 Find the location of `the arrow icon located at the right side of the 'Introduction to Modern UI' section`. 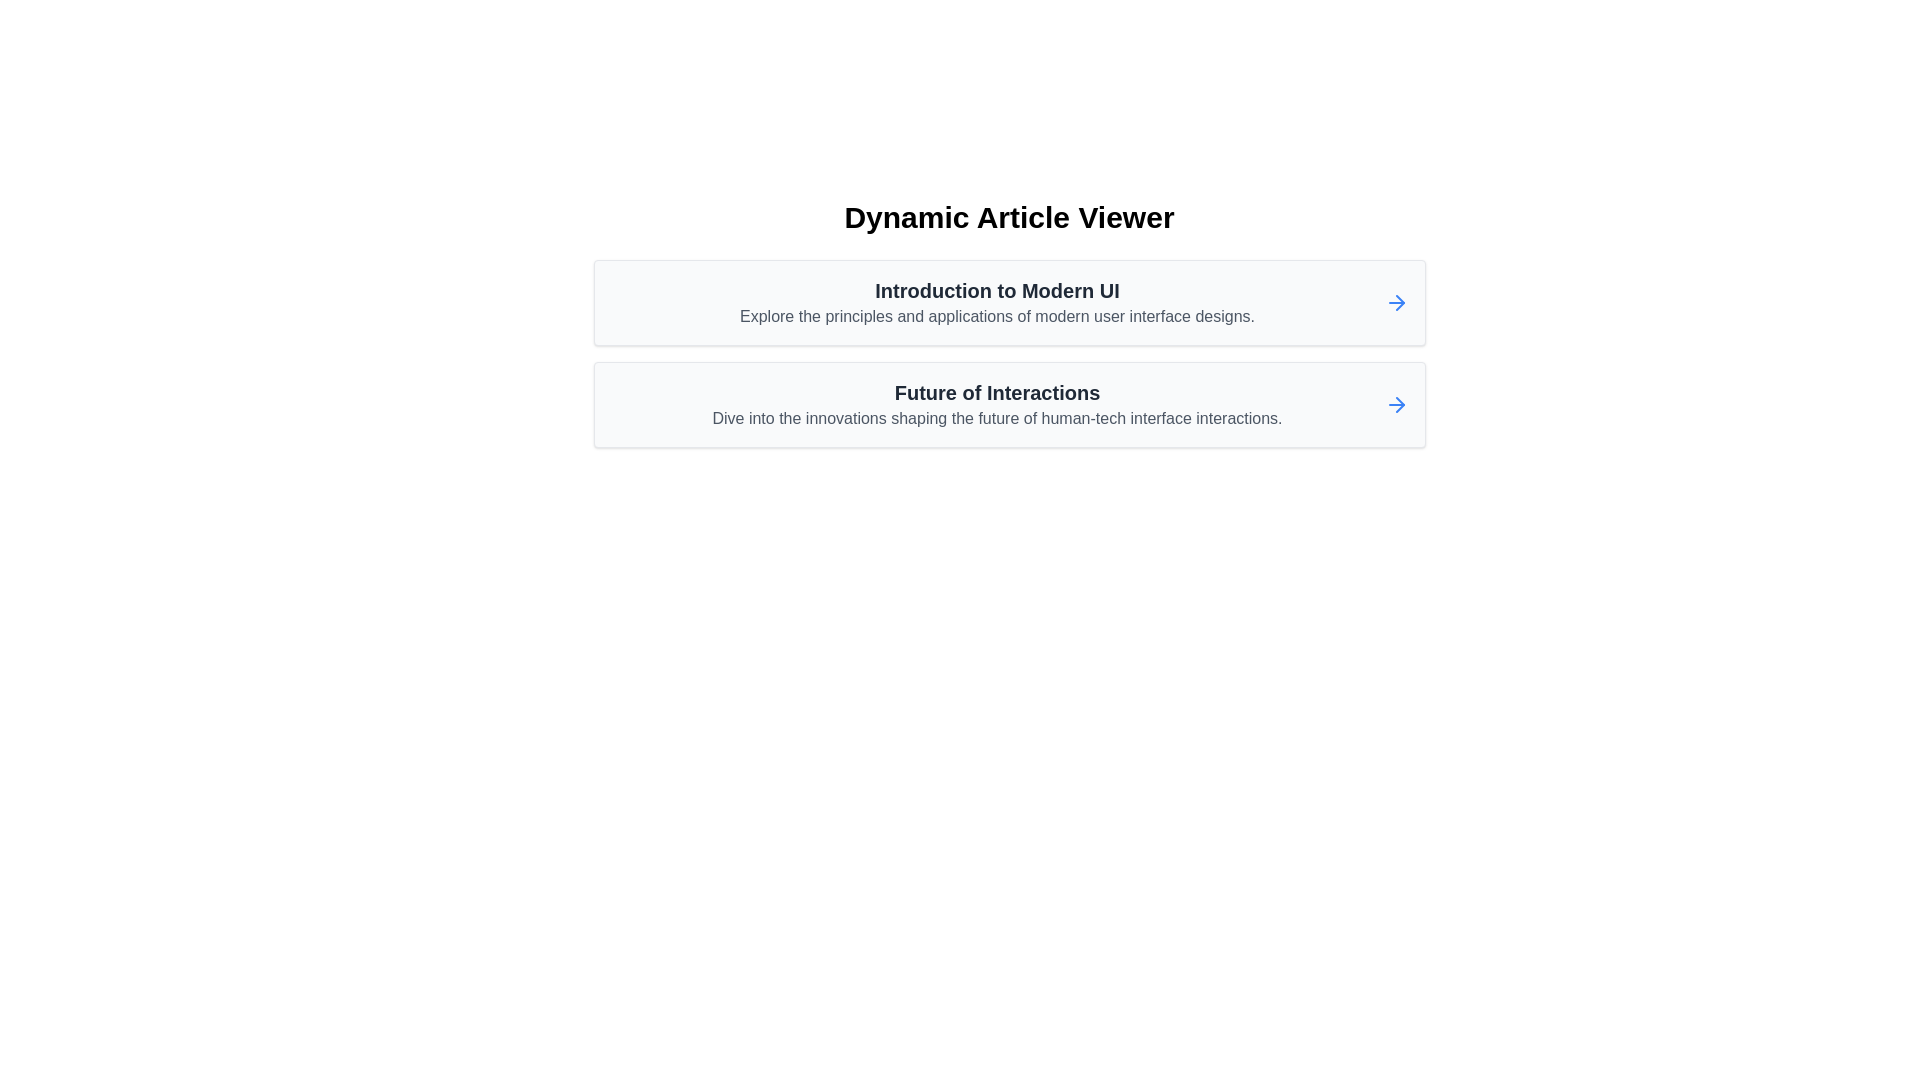

the arrow icon located at the right side of the 'Introduction to Modern UI' section is located at coordinates (1395, 303).